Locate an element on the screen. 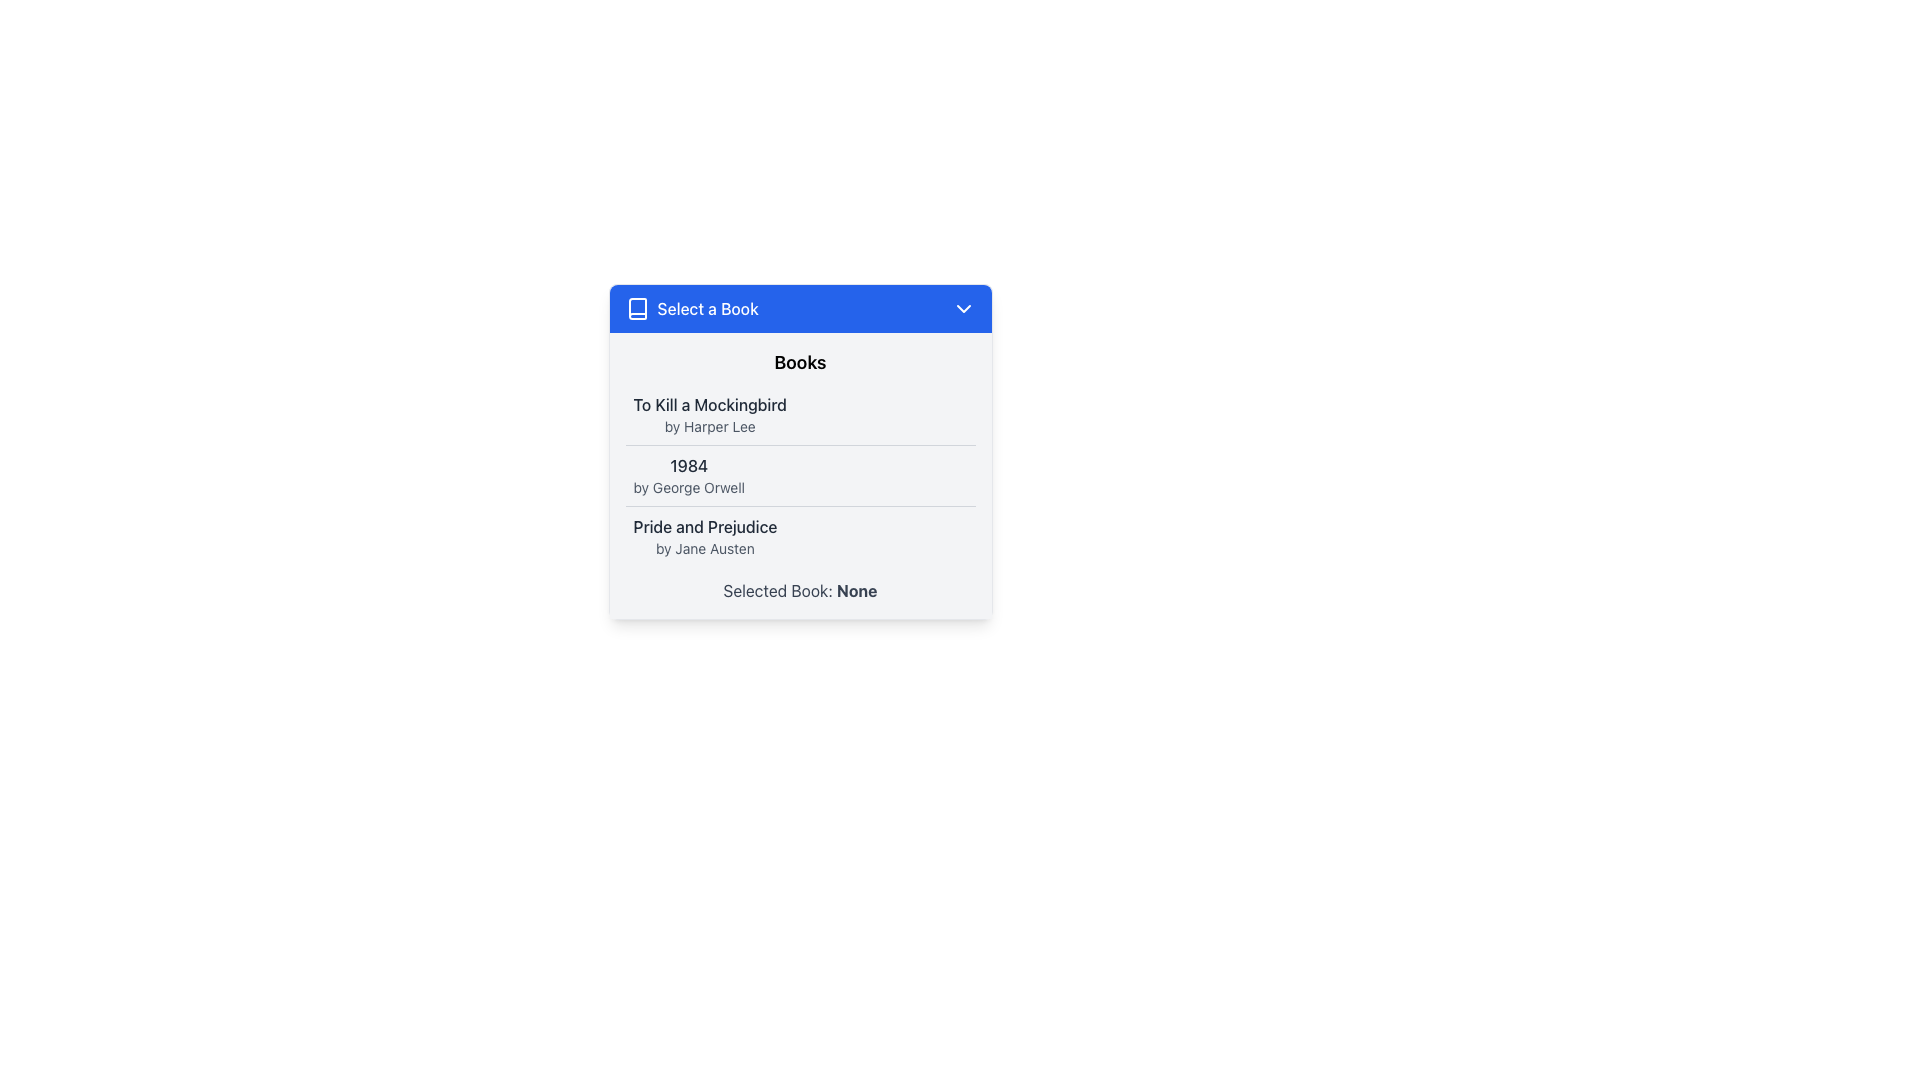  the decorative icon located in the header section labeled 'Select a Book', positioned to the left of the text 'Select a Book' is located at coordinates (636, 308).